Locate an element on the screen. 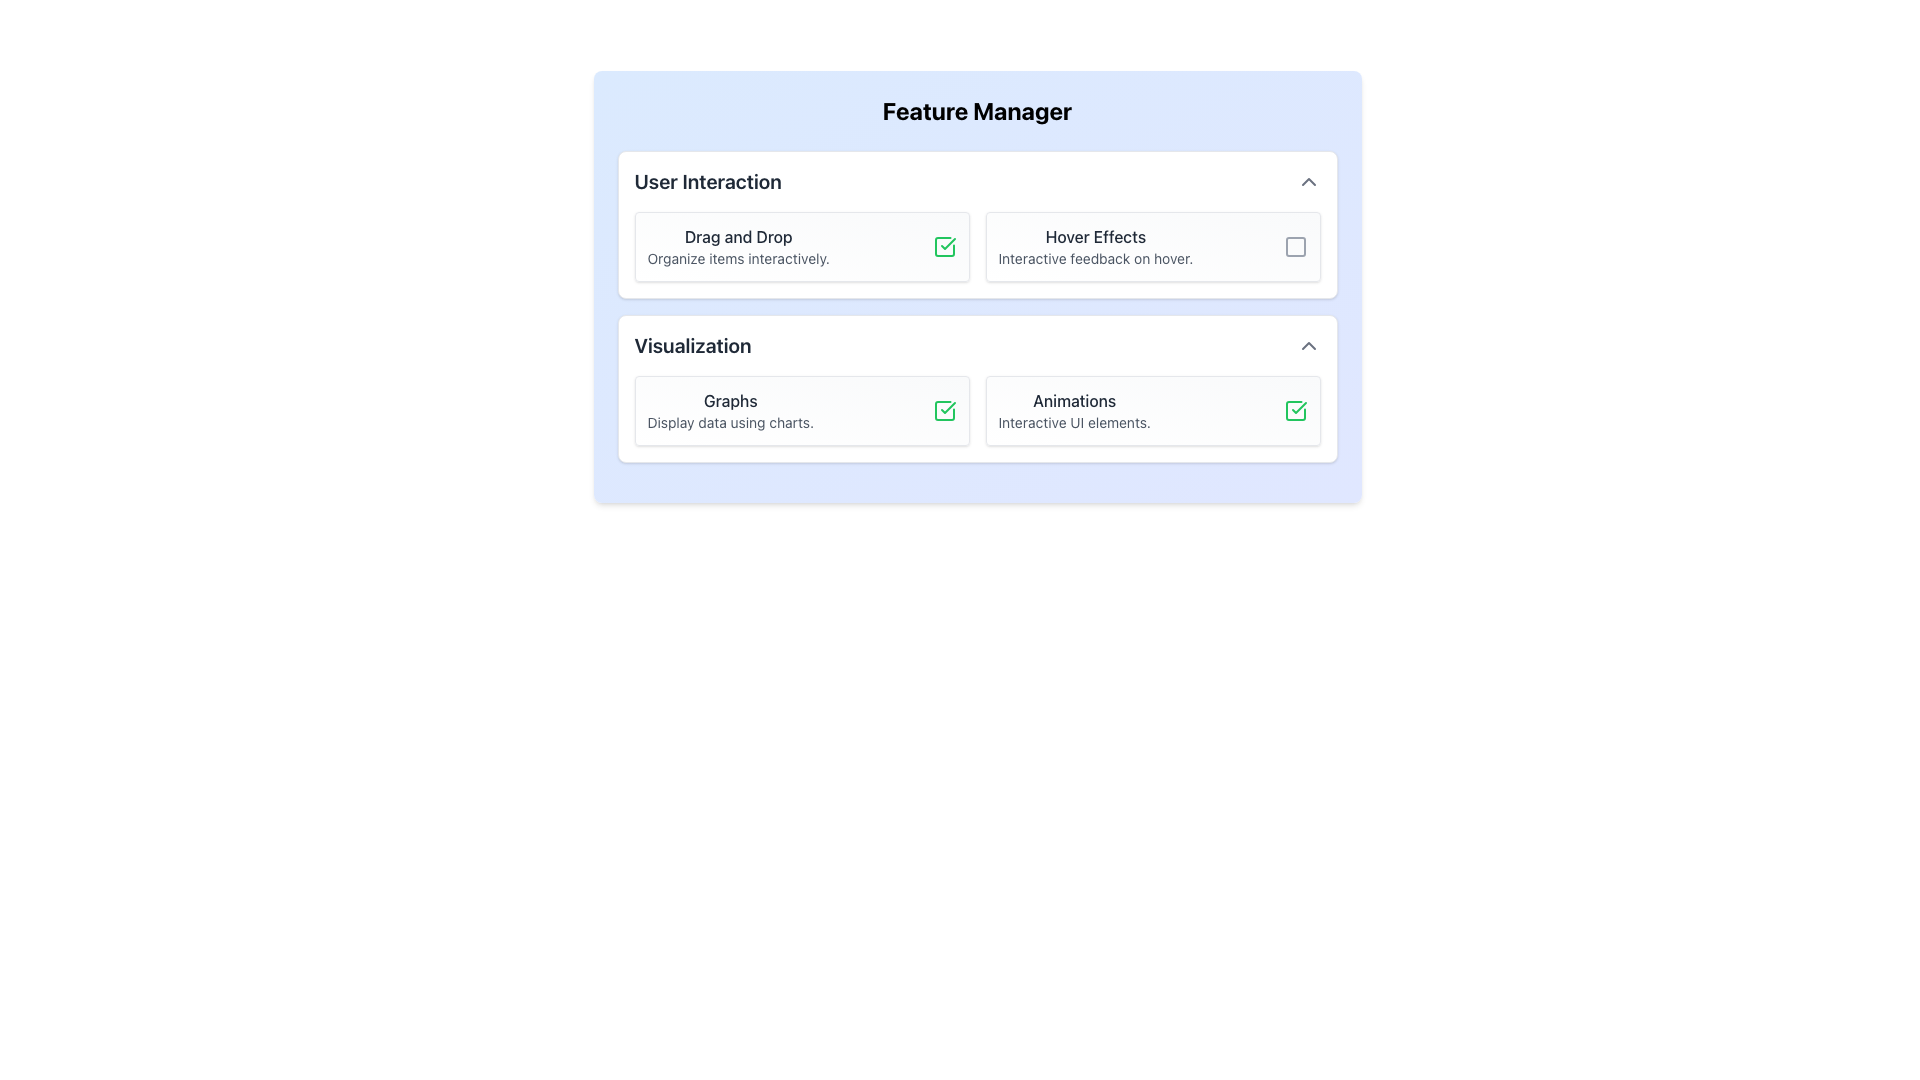  the 'Drag and Drop' text label, which consists of two lines: 'Drag and Drop' in bold dark font and 'Organize items interactively.' in lighter smaller font, located in the upper section of the card under the 'User Interaction' category is located at coordinates (737, 245).